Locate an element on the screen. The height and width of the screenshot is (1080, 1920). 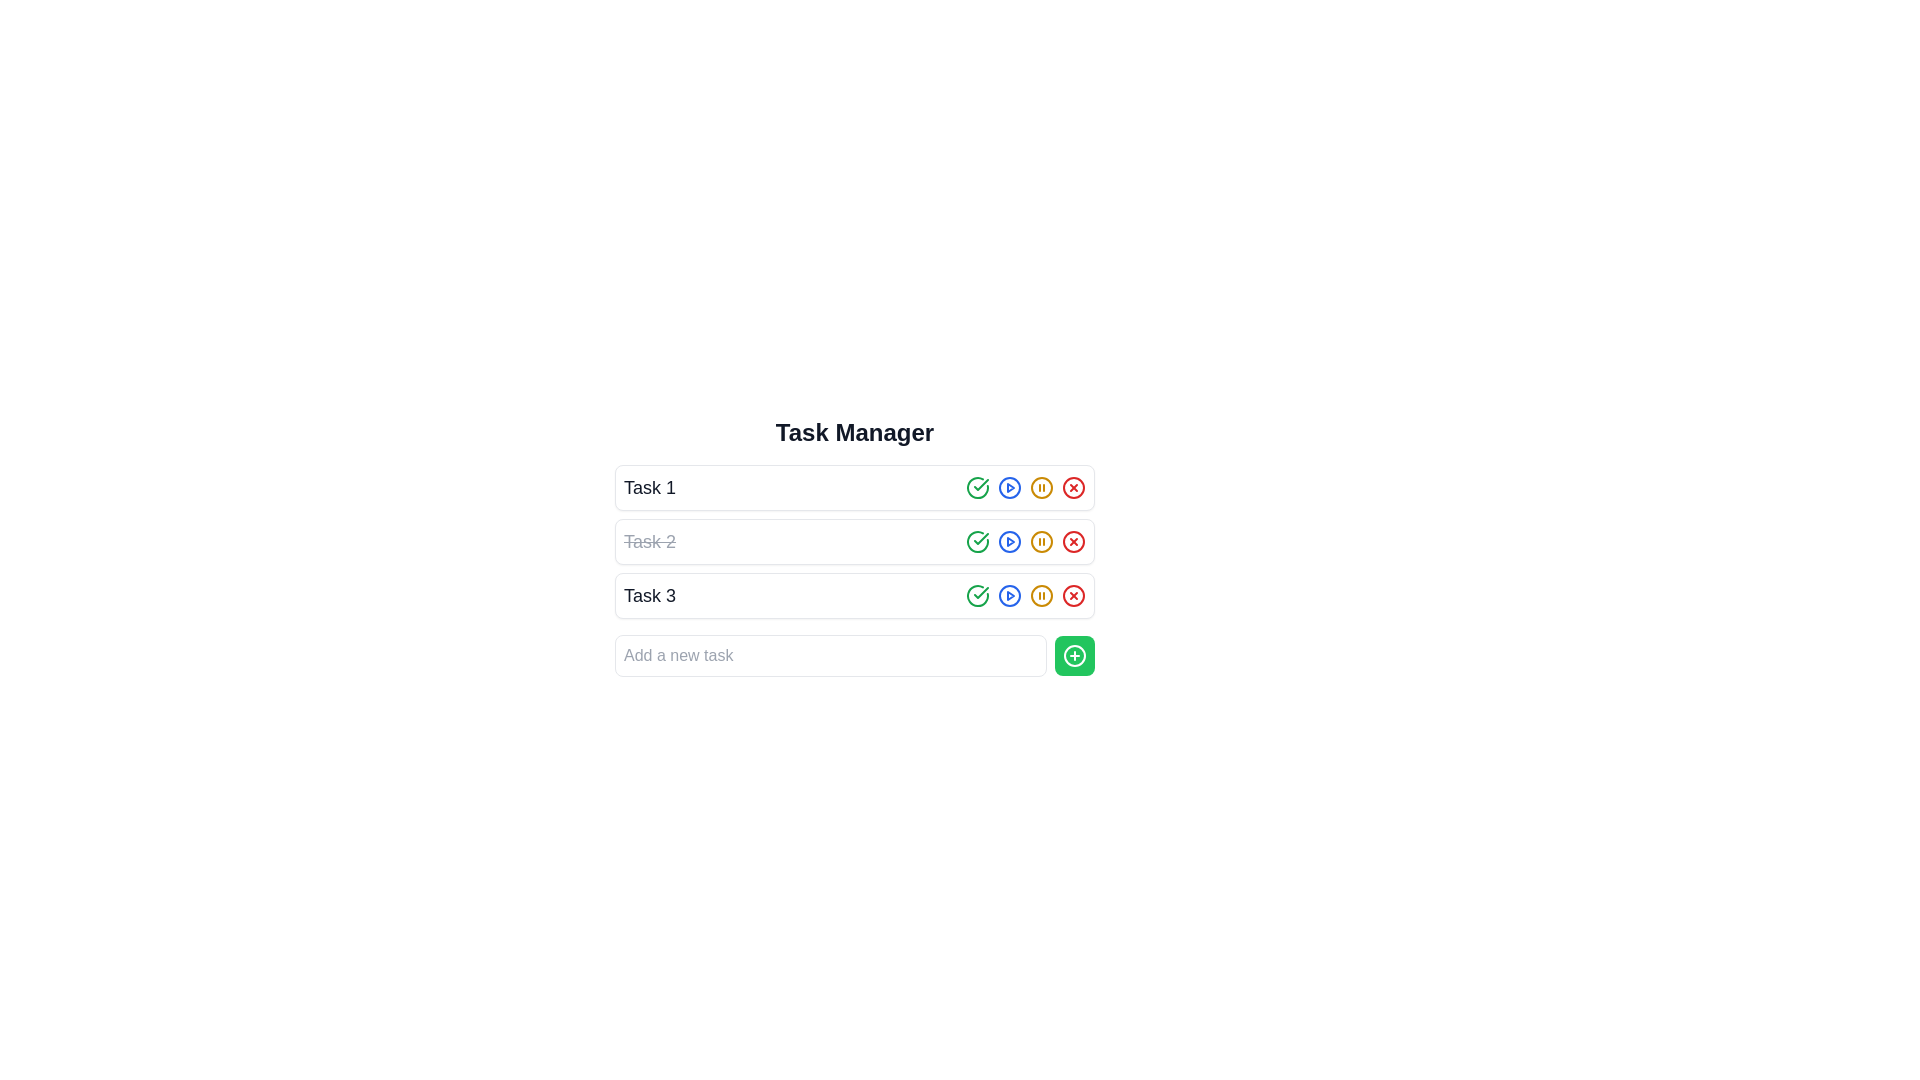
the 'Add Task' button located to the right of the 'Add a new task' input field is located at coordinates (1074, 655).